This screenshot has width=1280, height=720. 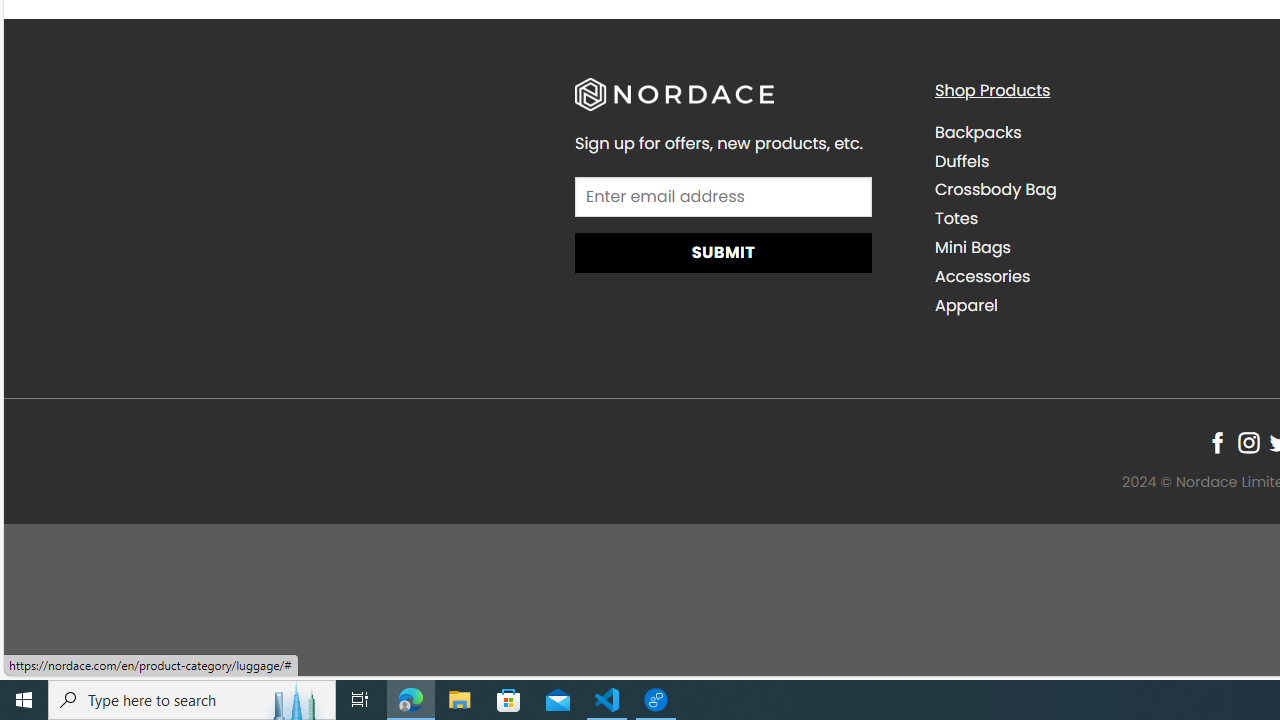 What do you see at coordinates (977, 132) in the screenshot?
I see `'Backpacks'` at bounding box center [977, 132].